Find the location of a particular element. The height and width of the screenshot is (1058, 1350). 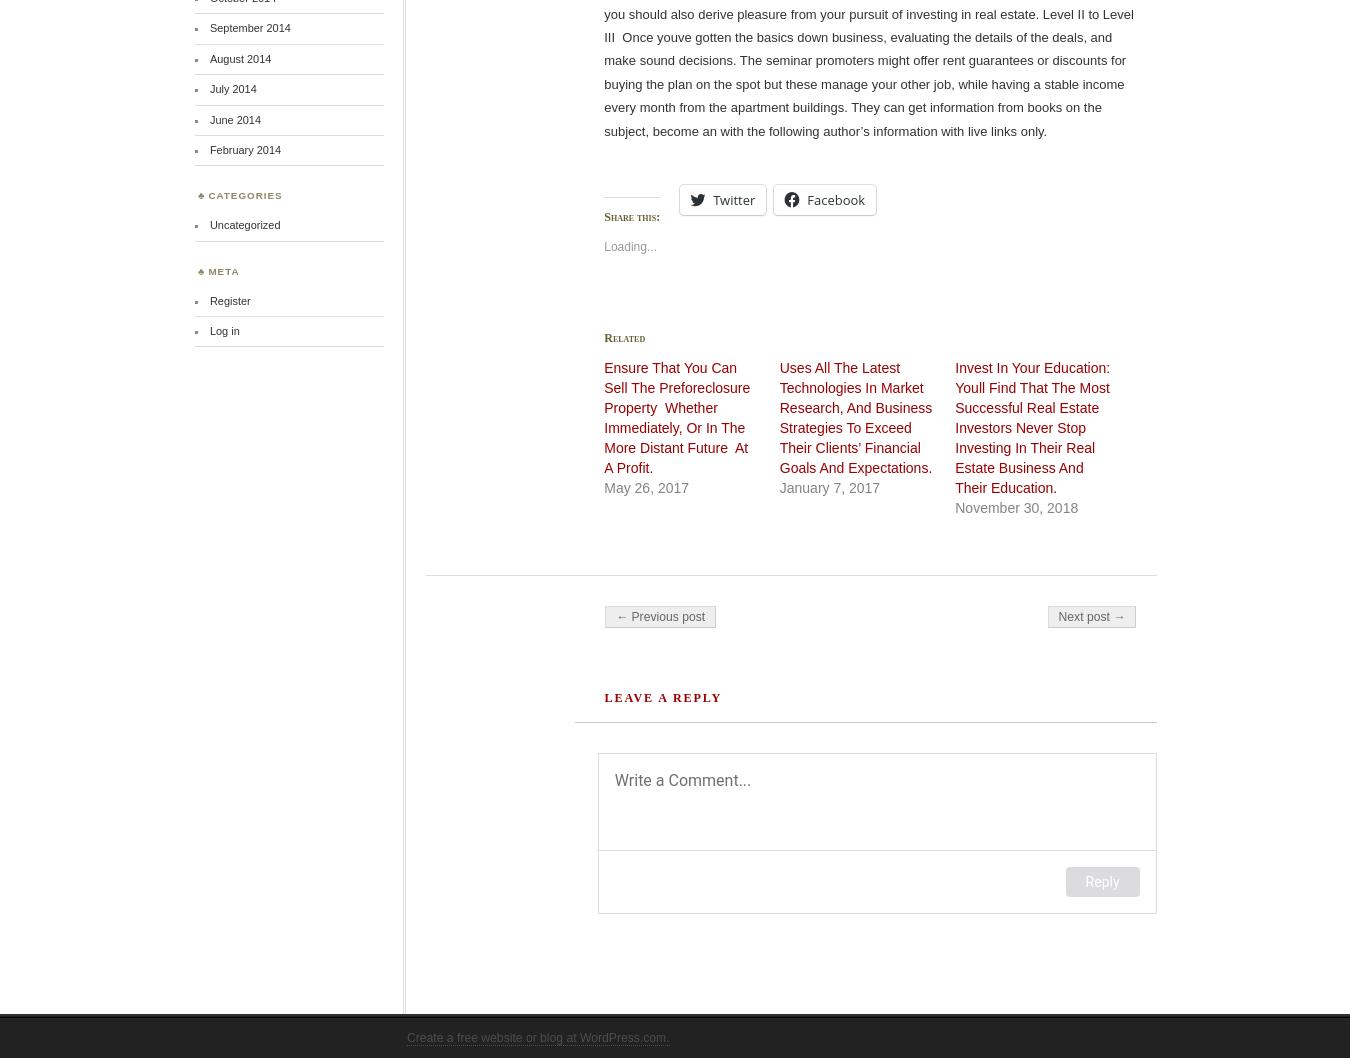

'← Previous post' is located at coordinates (615, 615).